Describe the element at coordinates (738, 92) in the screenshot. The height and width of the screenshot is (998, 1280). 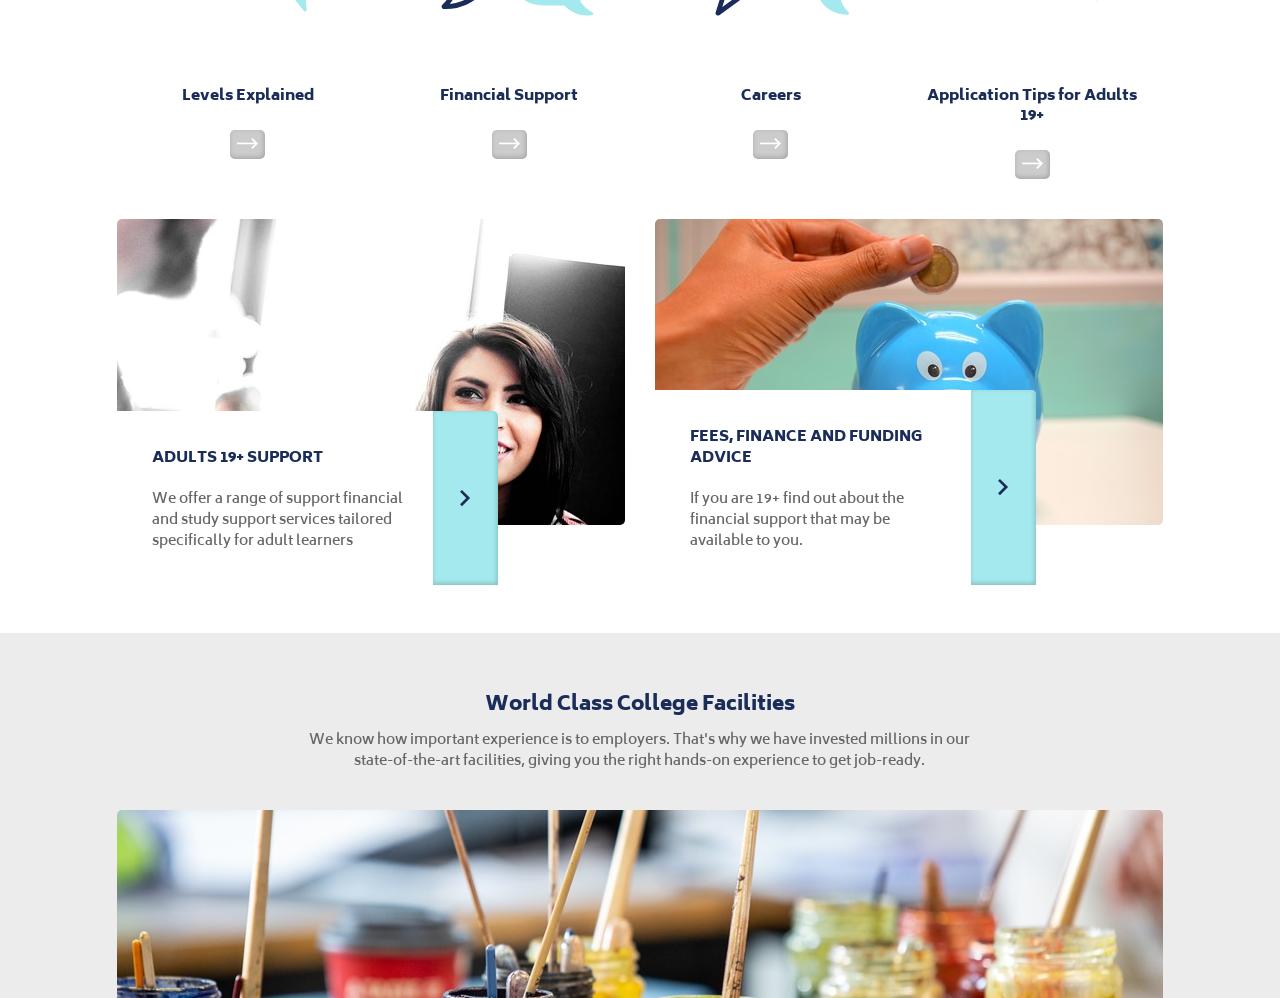
I see `'Careers'` at that location.